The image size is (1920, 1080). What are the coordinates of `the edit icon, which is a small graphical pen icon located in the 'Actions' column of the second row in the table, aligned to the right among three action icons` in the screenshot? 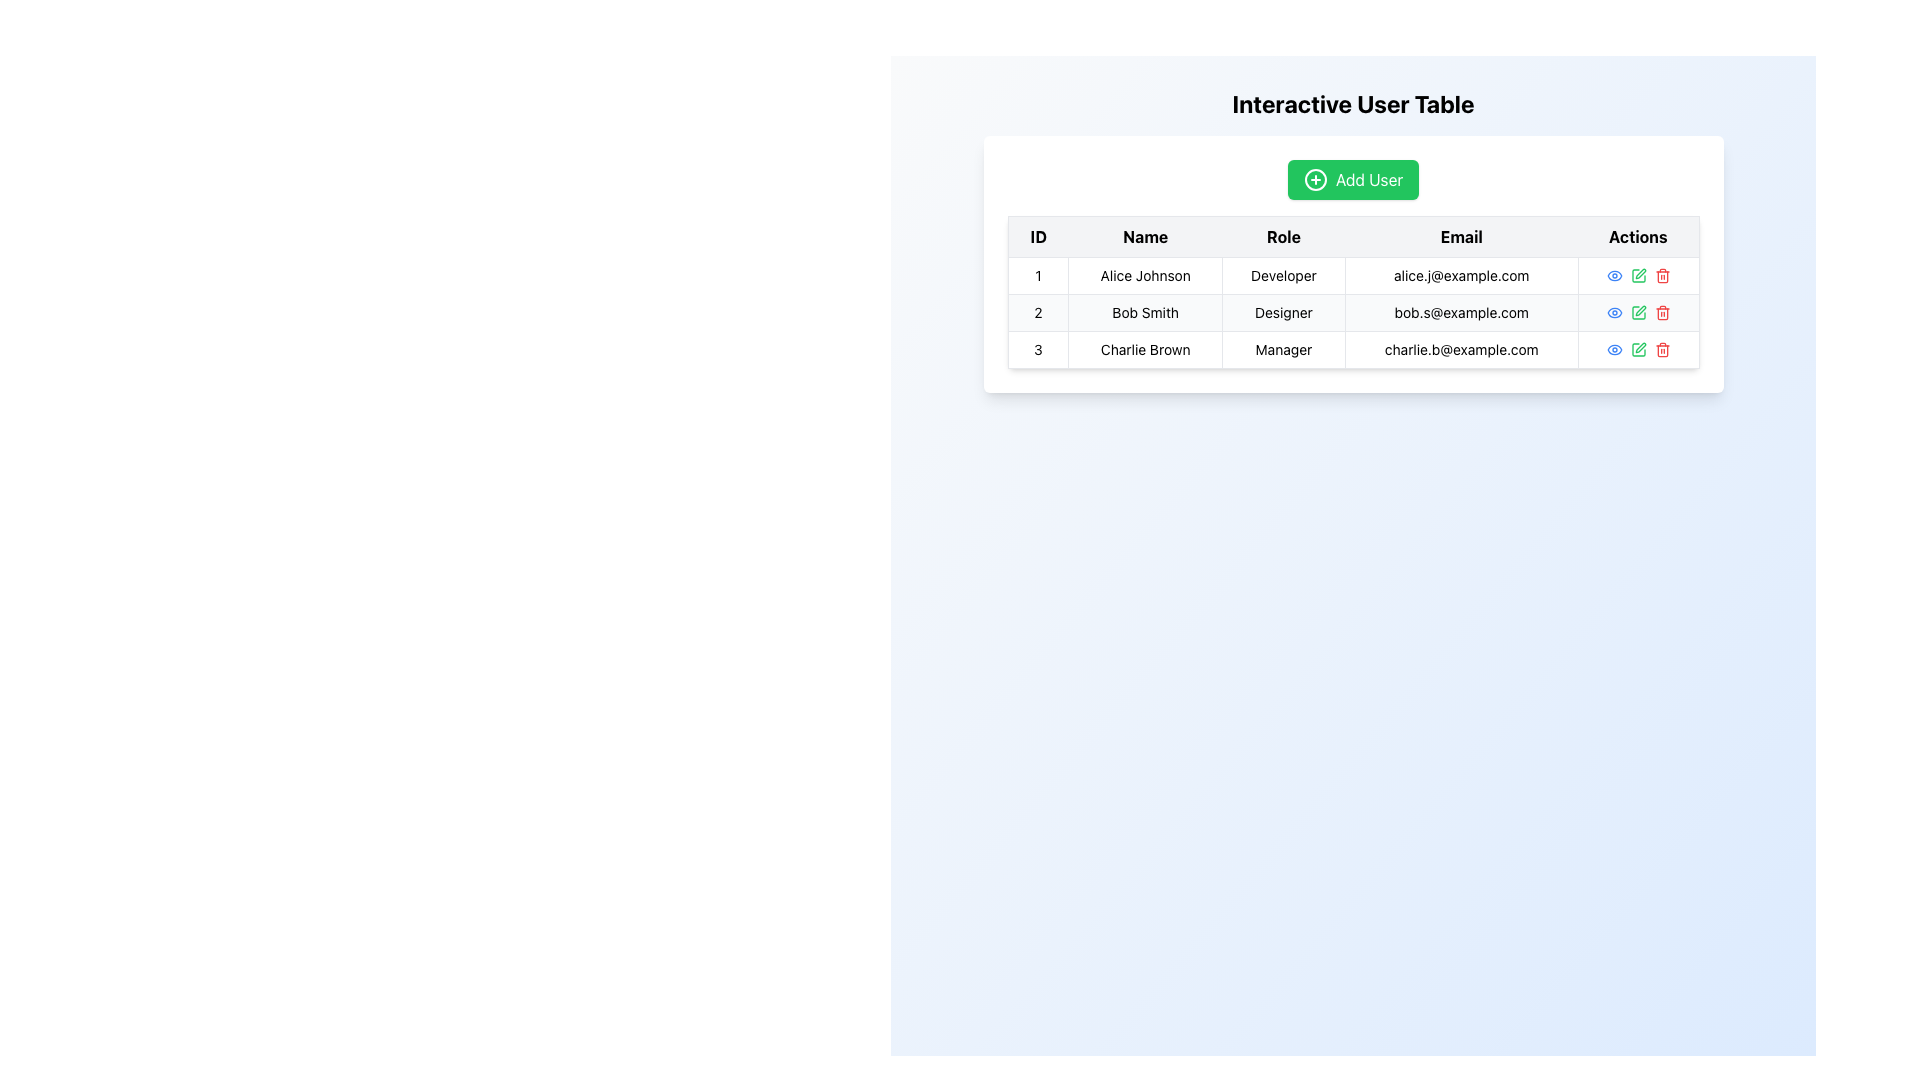 It's located at (1640, 311).